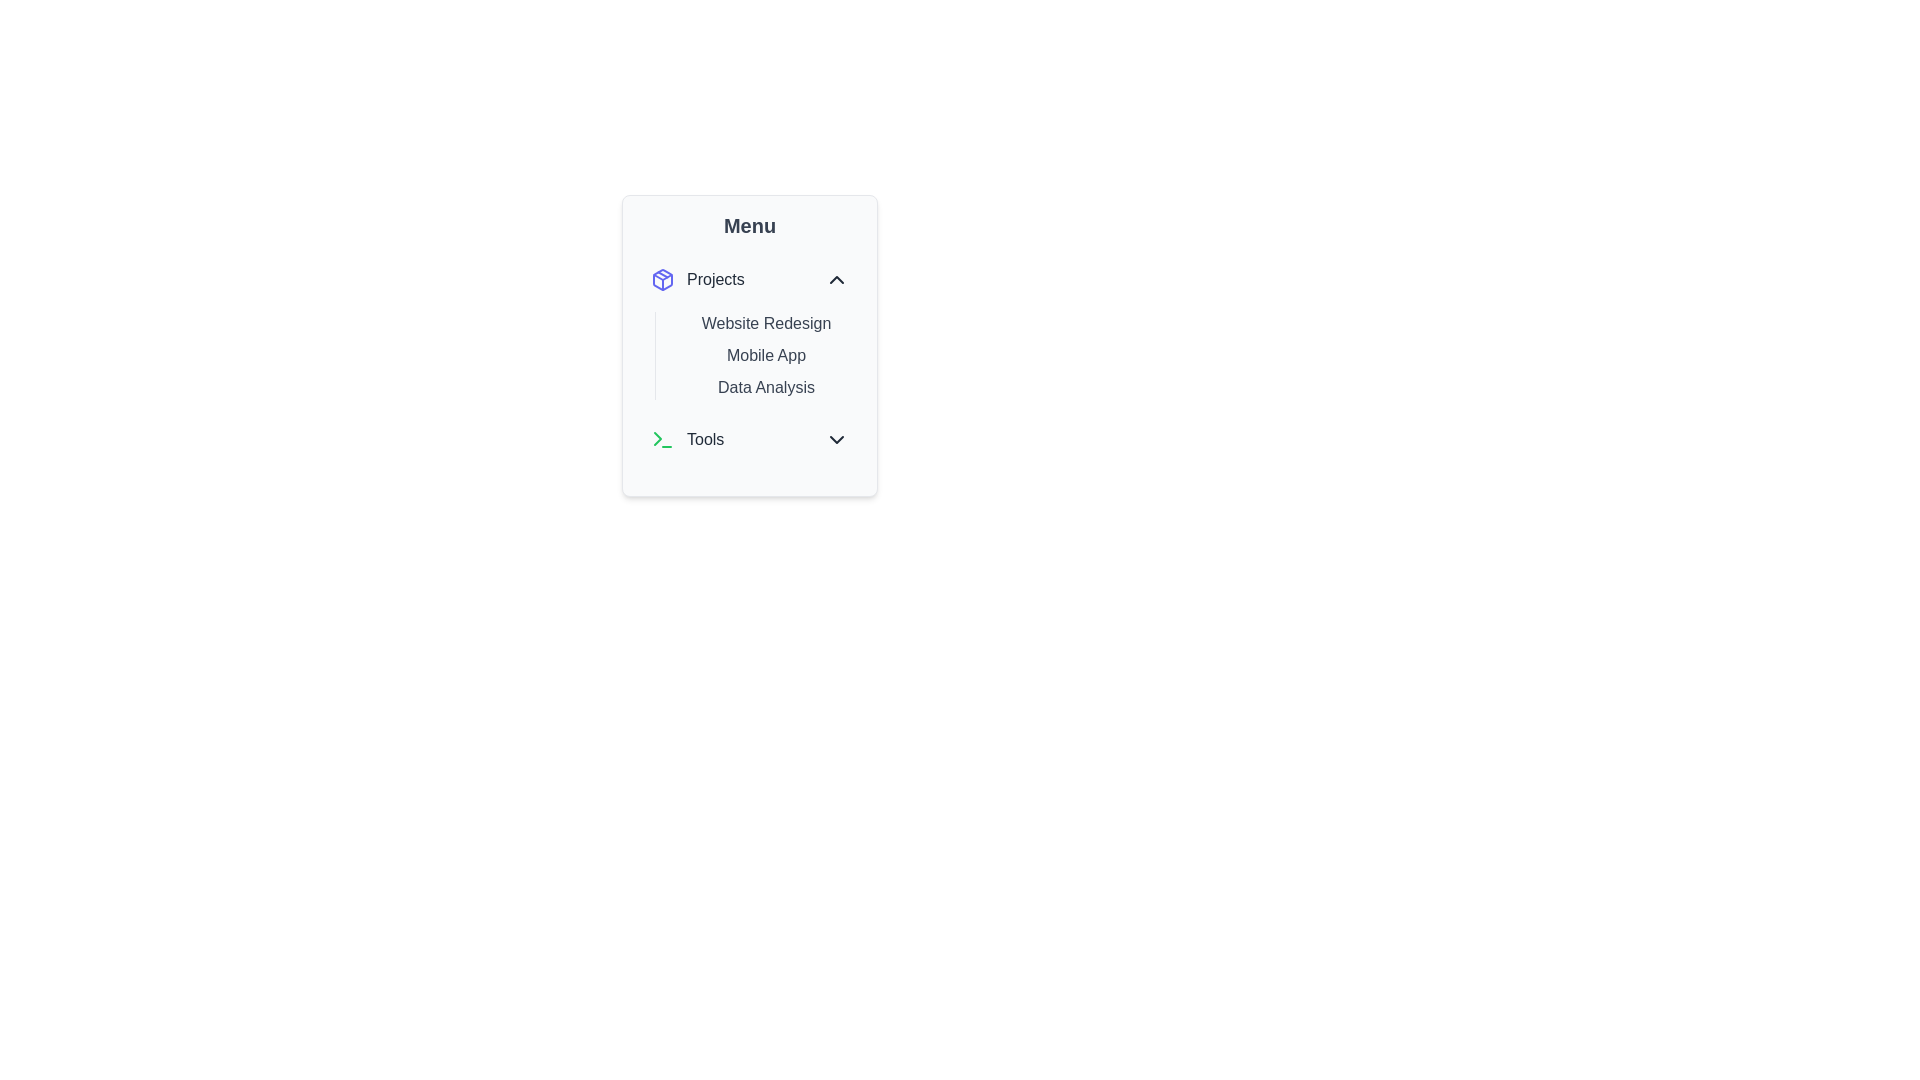  I want to click on the third text-based link under the 'Projects' section, so click(765, 388).